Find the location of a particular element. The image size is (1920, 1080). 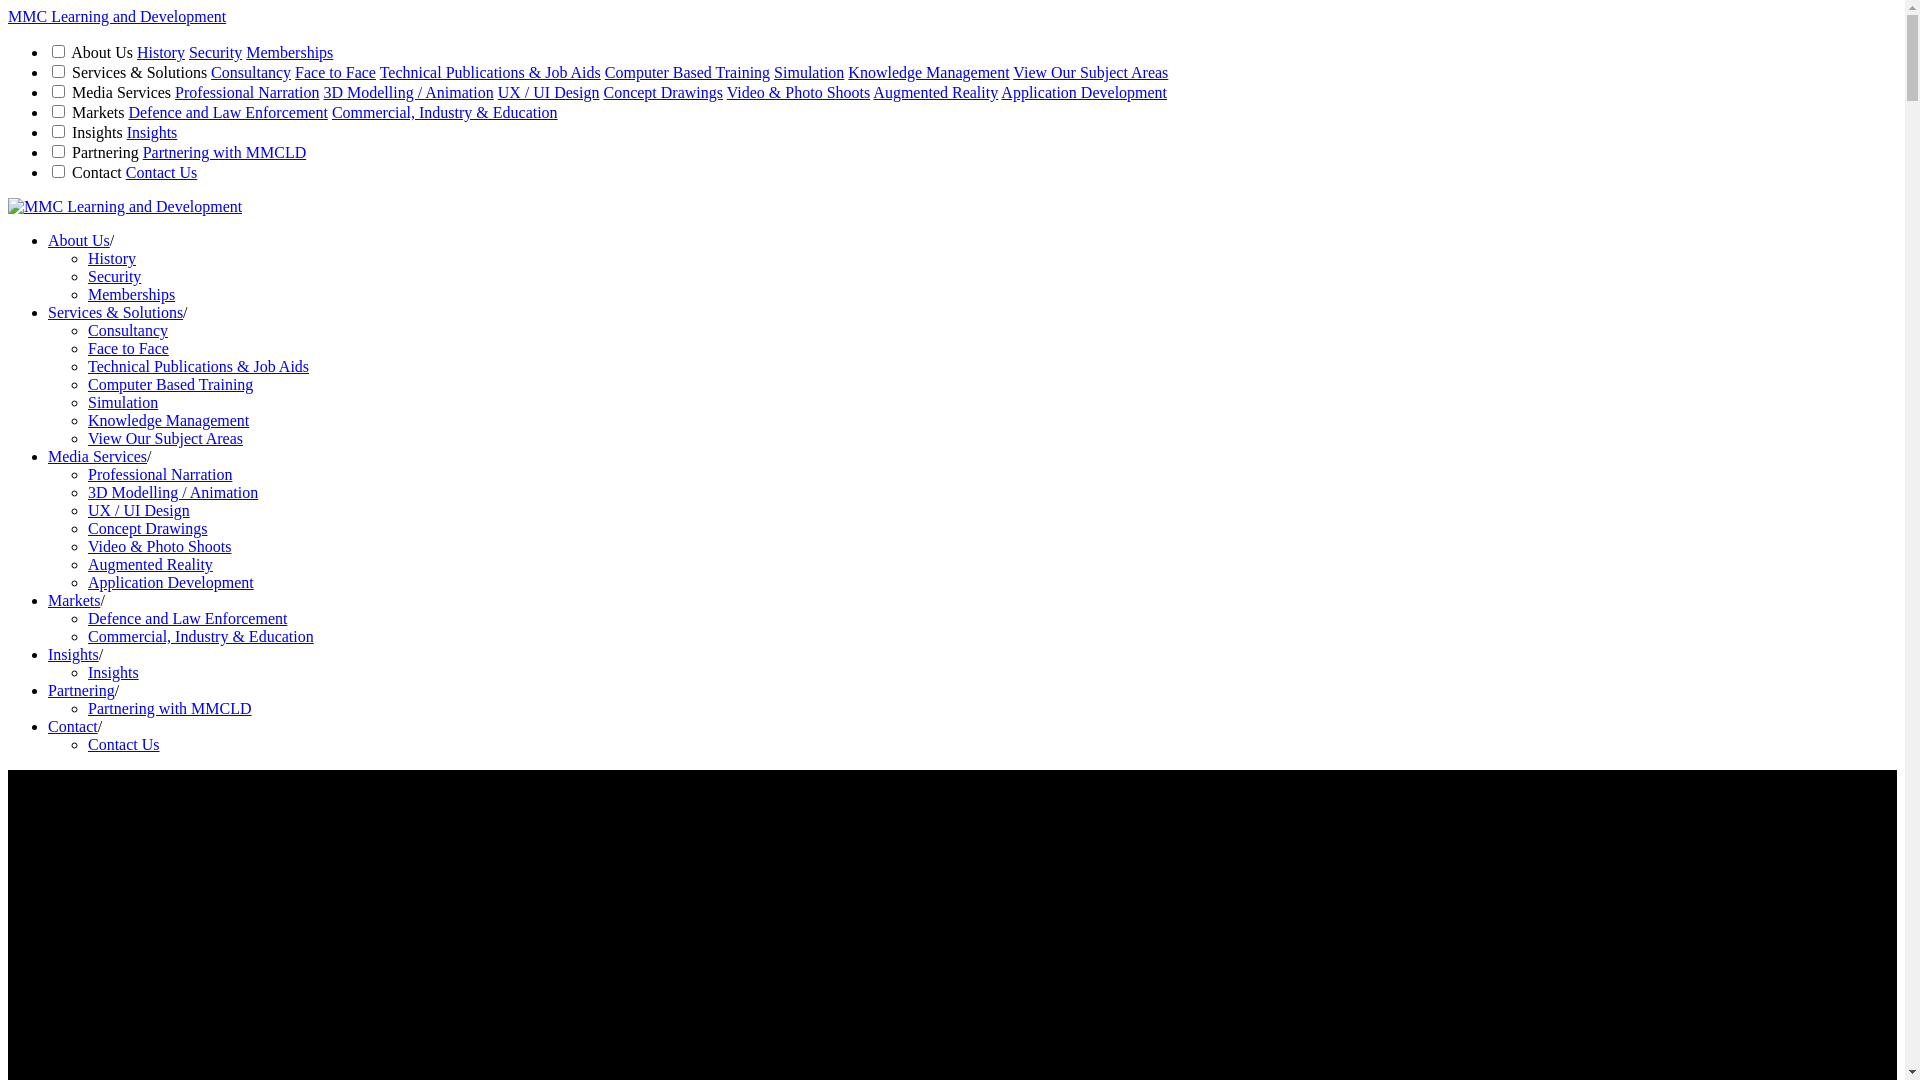

'Concept Drawings' is located at coordinates (147, 527).